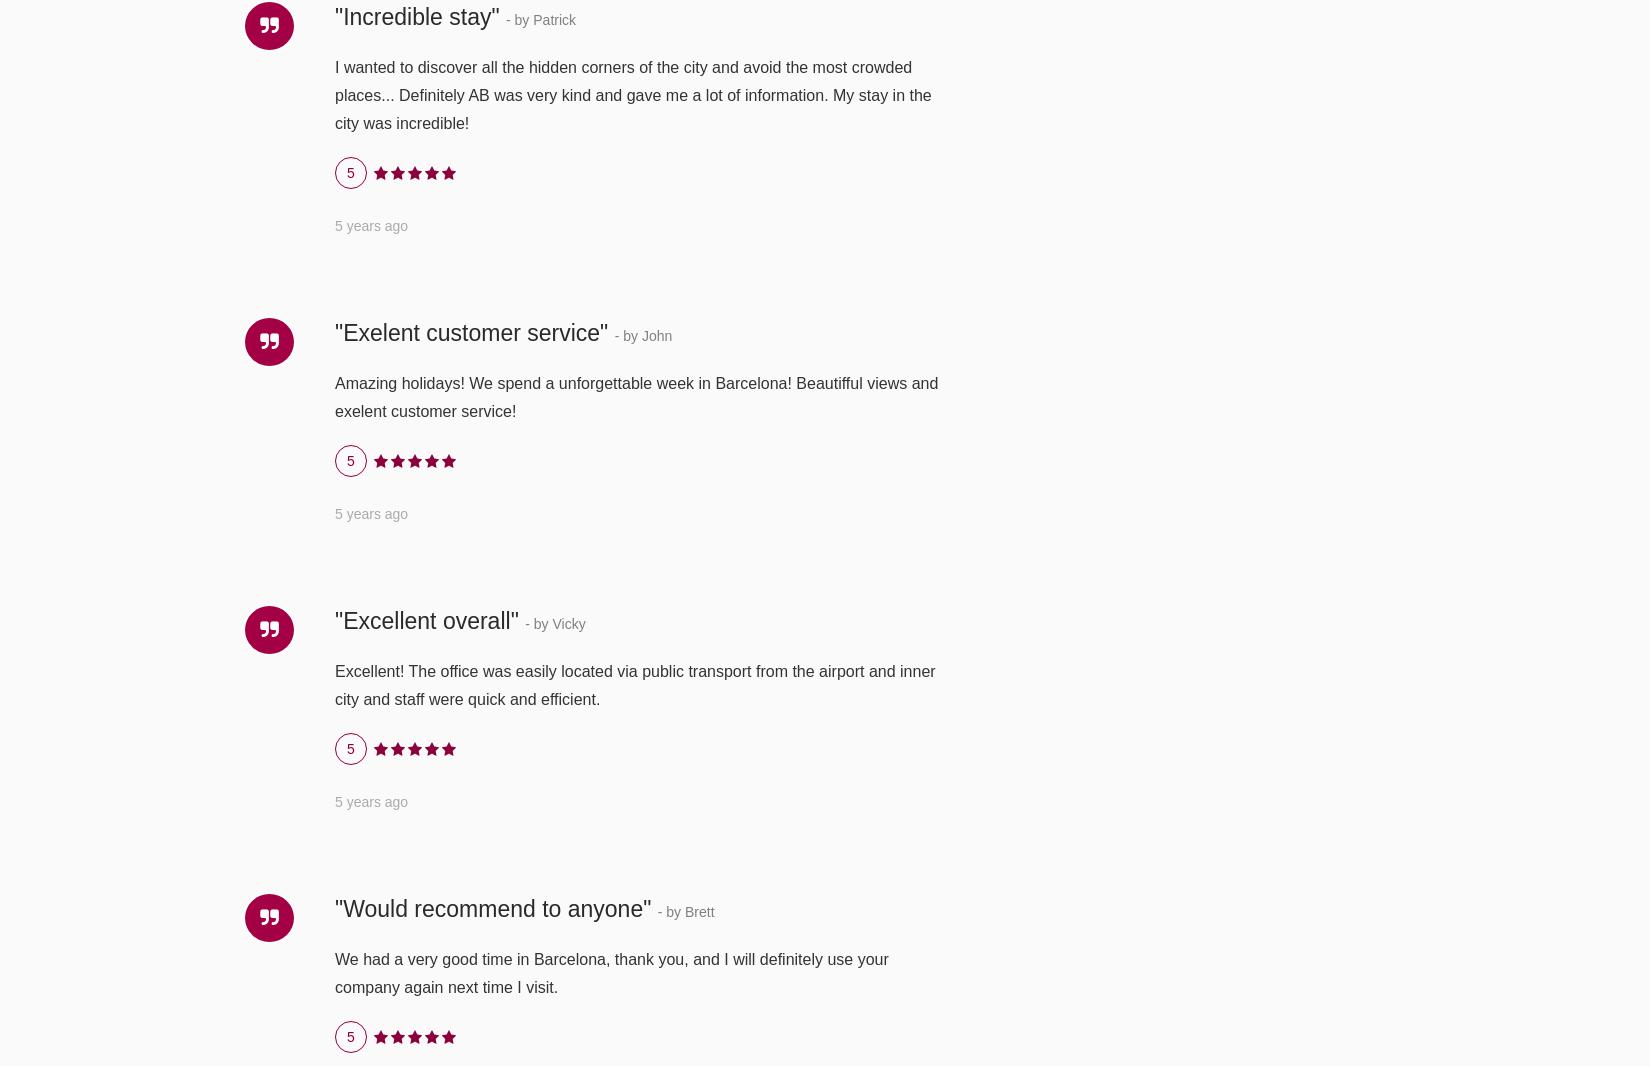  I want to click on 'We had a very good time in Barcelona, thank you, and I will definitely use your company again next time I visit.', so click(610, 972).